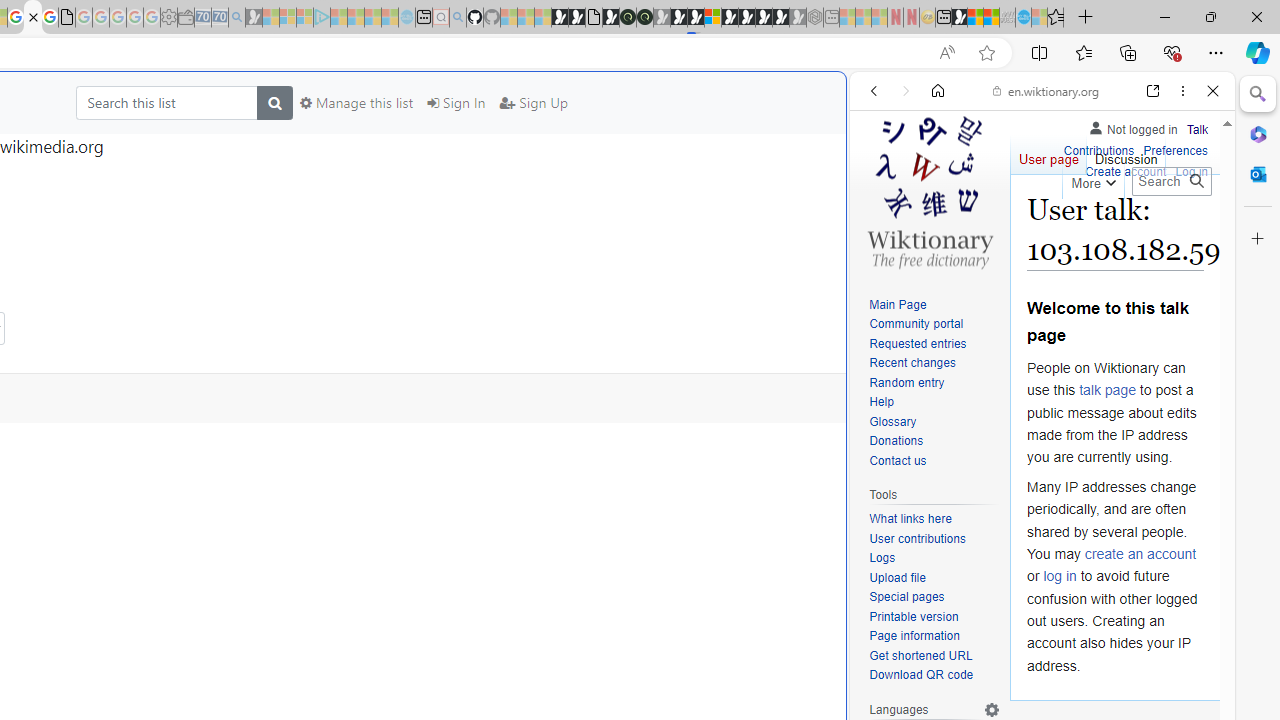  I want to click on 'Random entry', so click(934, 383).